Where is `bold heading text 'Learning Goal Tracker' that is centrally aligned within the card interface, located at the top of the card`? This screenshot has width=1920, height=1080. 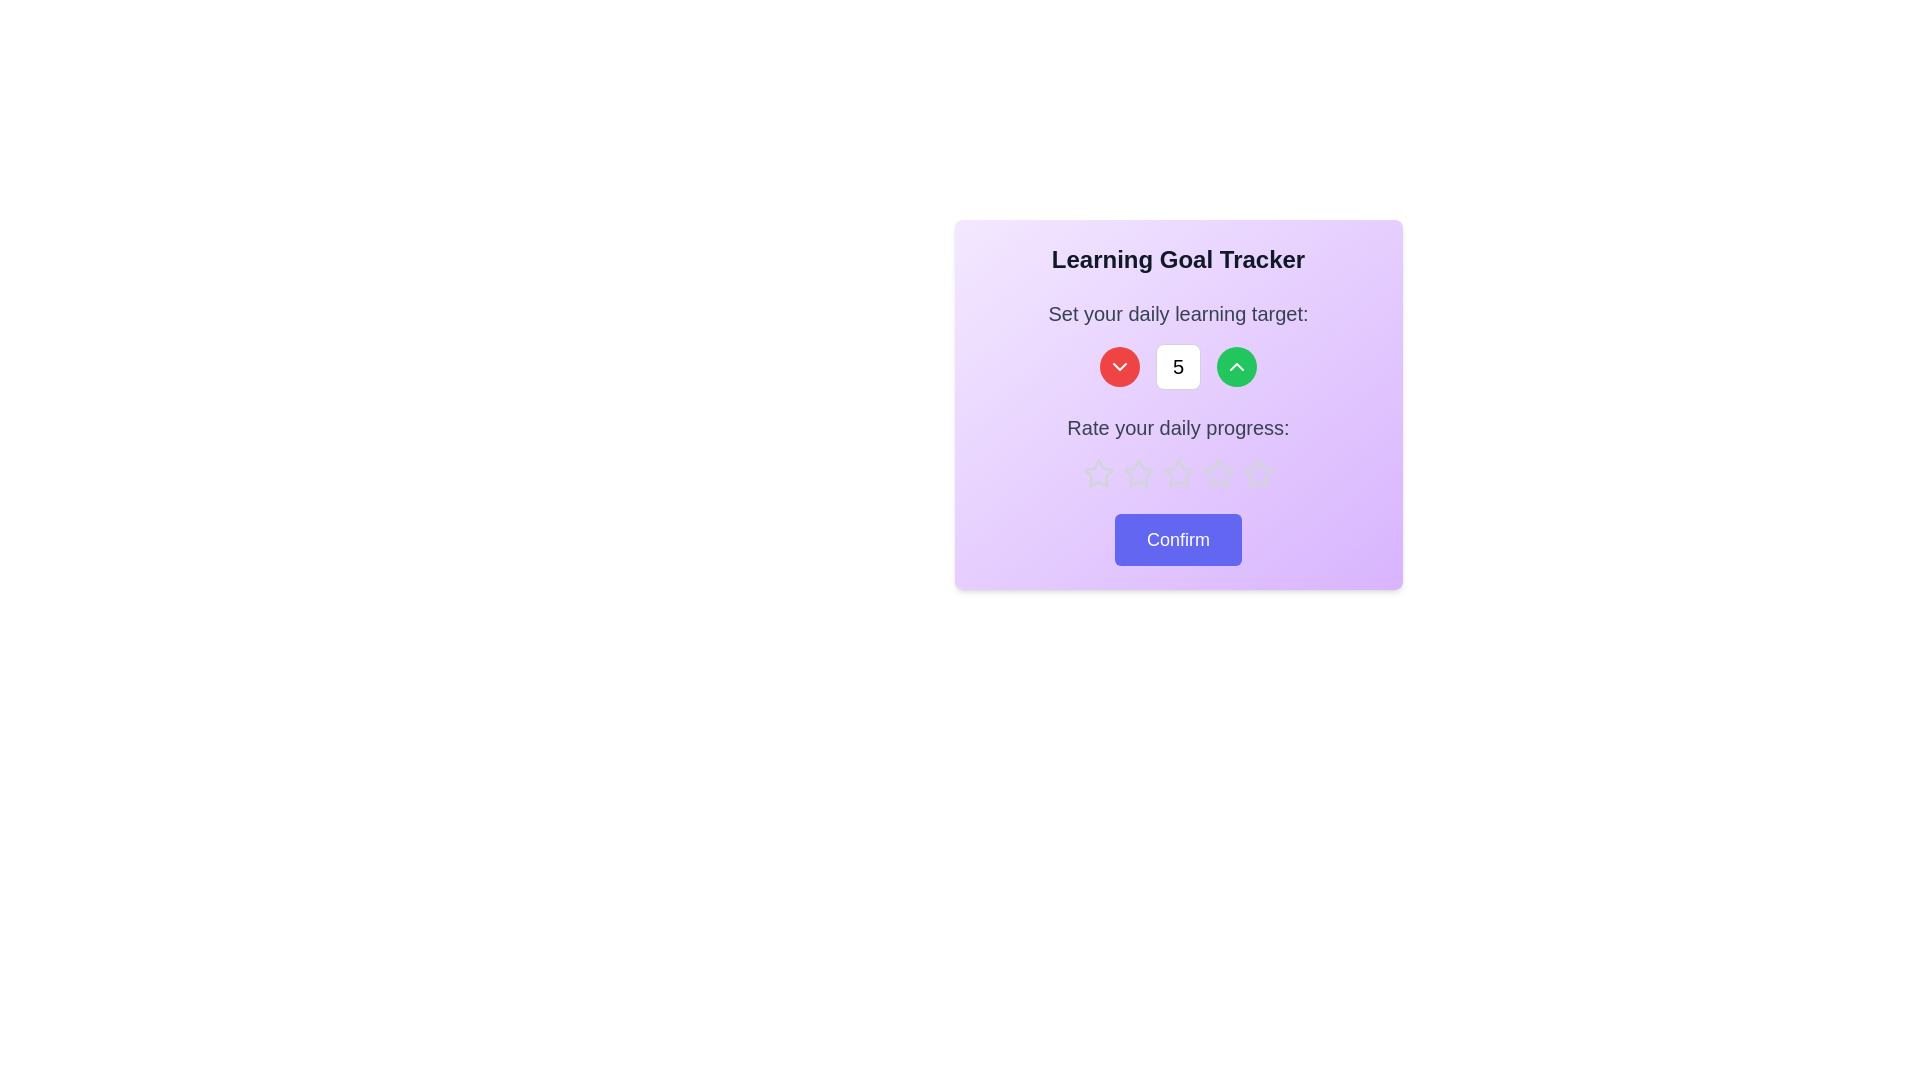 bold heading text 'Learning Goal Tracker' that is centrally aligned within the card interface, located at the top of the card is located at coordinates (1178, 258).